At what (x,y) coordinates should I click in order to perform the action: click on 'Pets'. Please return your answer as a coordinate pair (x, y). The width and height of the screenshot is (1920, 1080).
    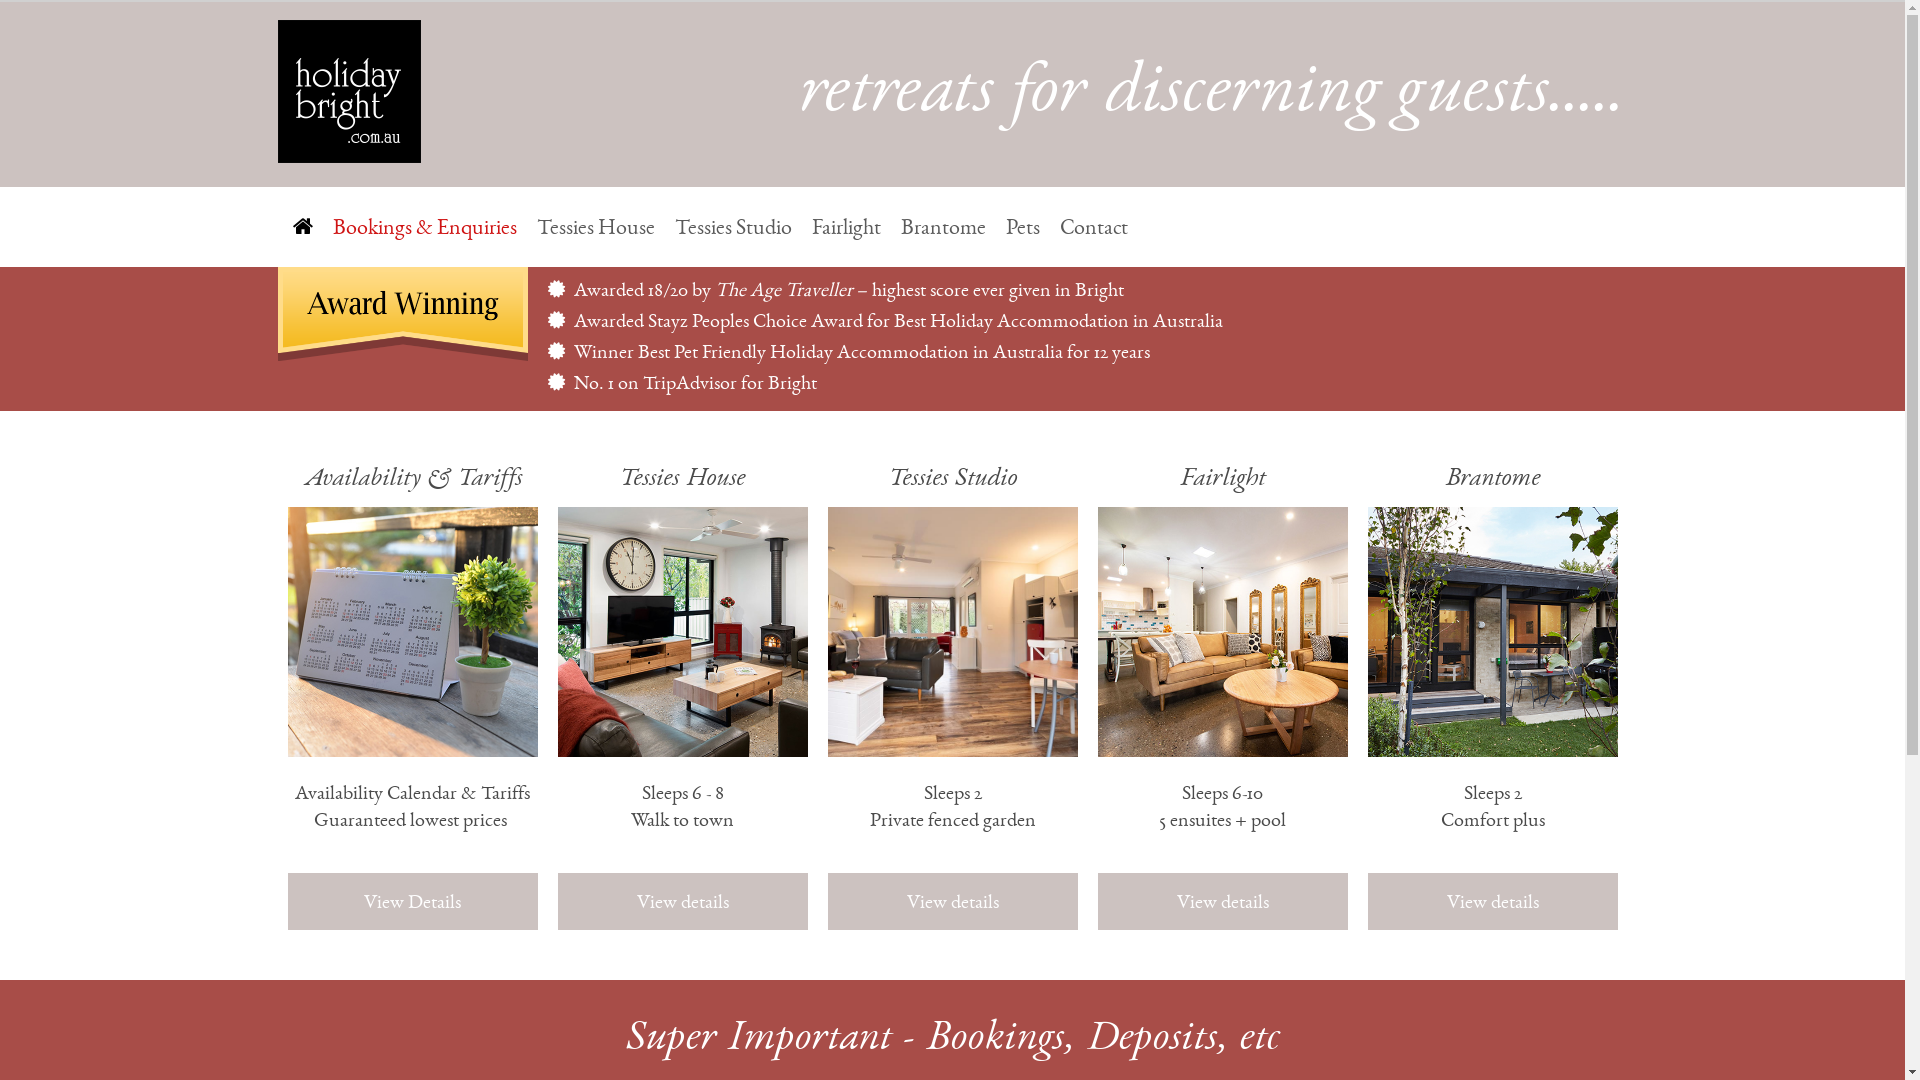
    Looking at the image, I should click on (1022, 226).